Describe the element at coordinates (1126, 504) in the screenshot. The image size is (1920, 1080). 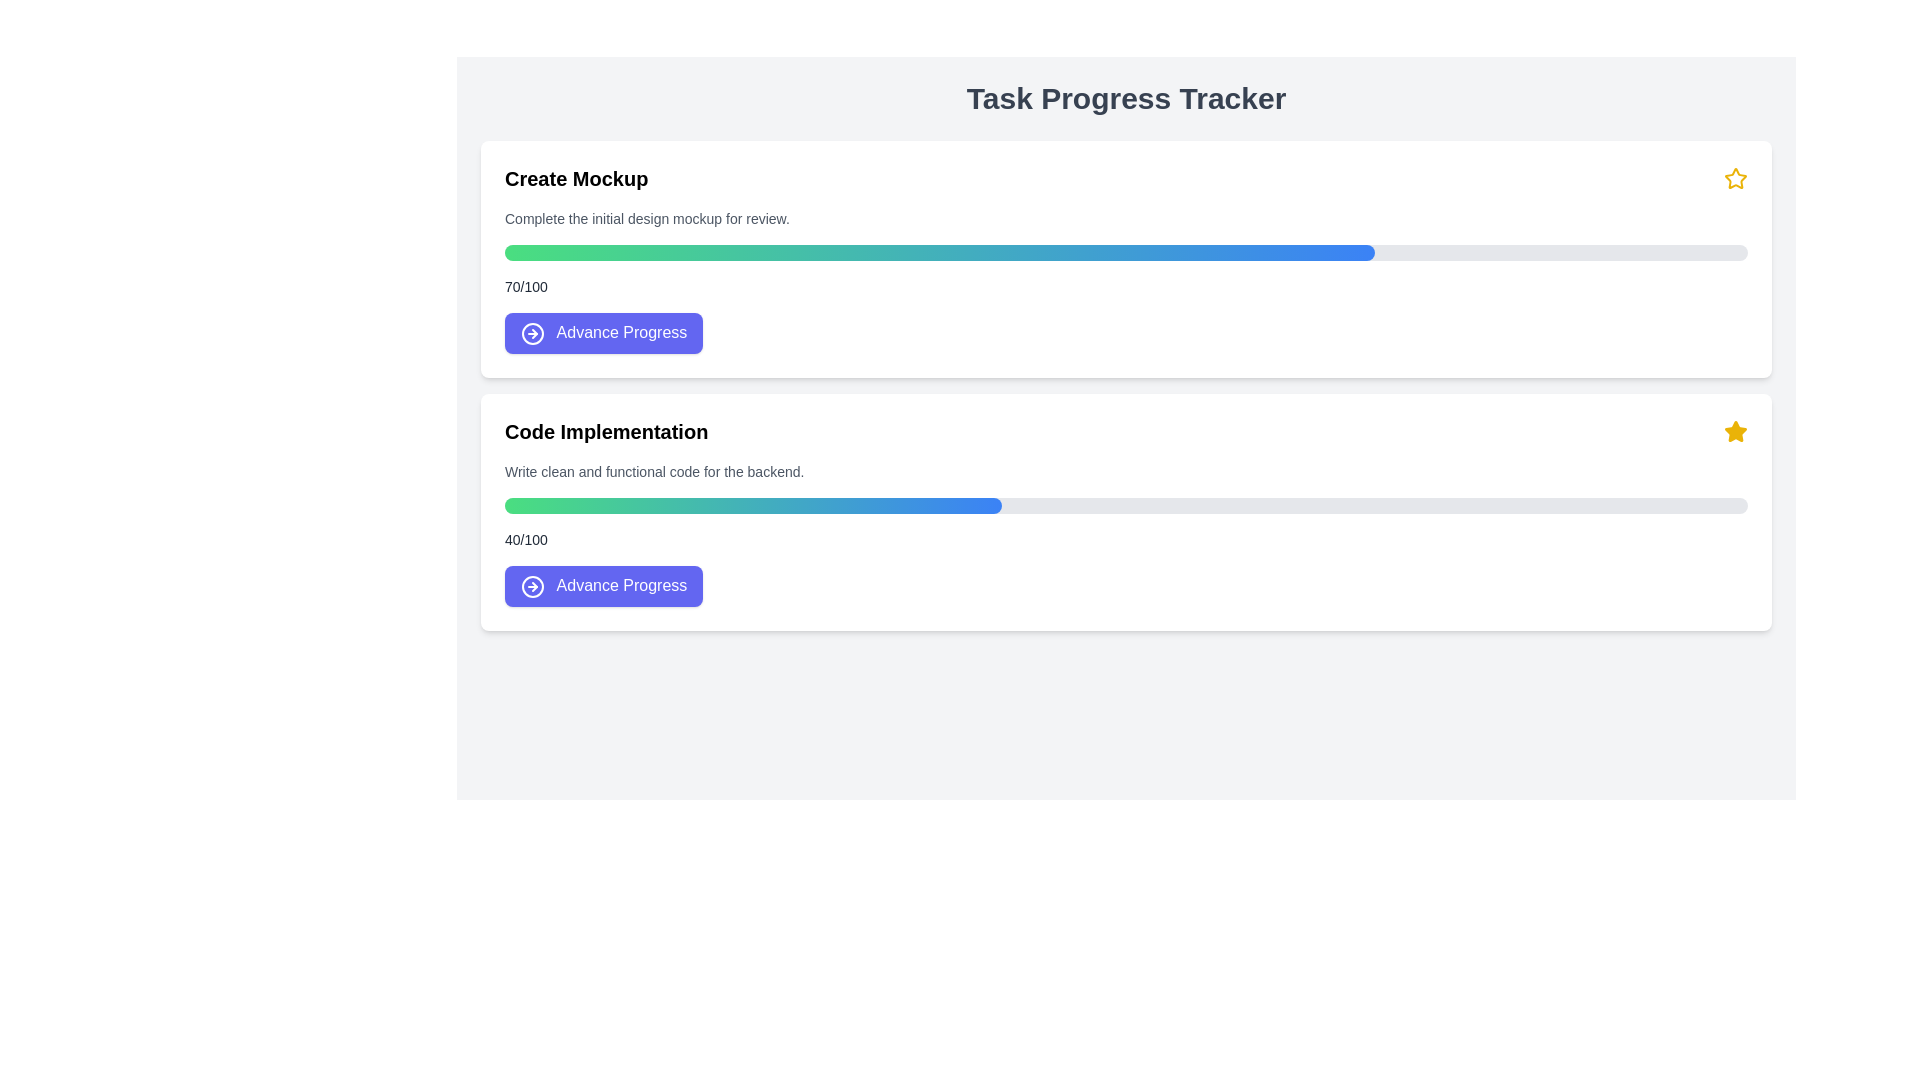
I see `the horizontal progress bar with a gradient color filling, representing 40% progress, located in the 'Code Implementation' section beneath the label 'Write clean and functional code for the backend'` at that location.